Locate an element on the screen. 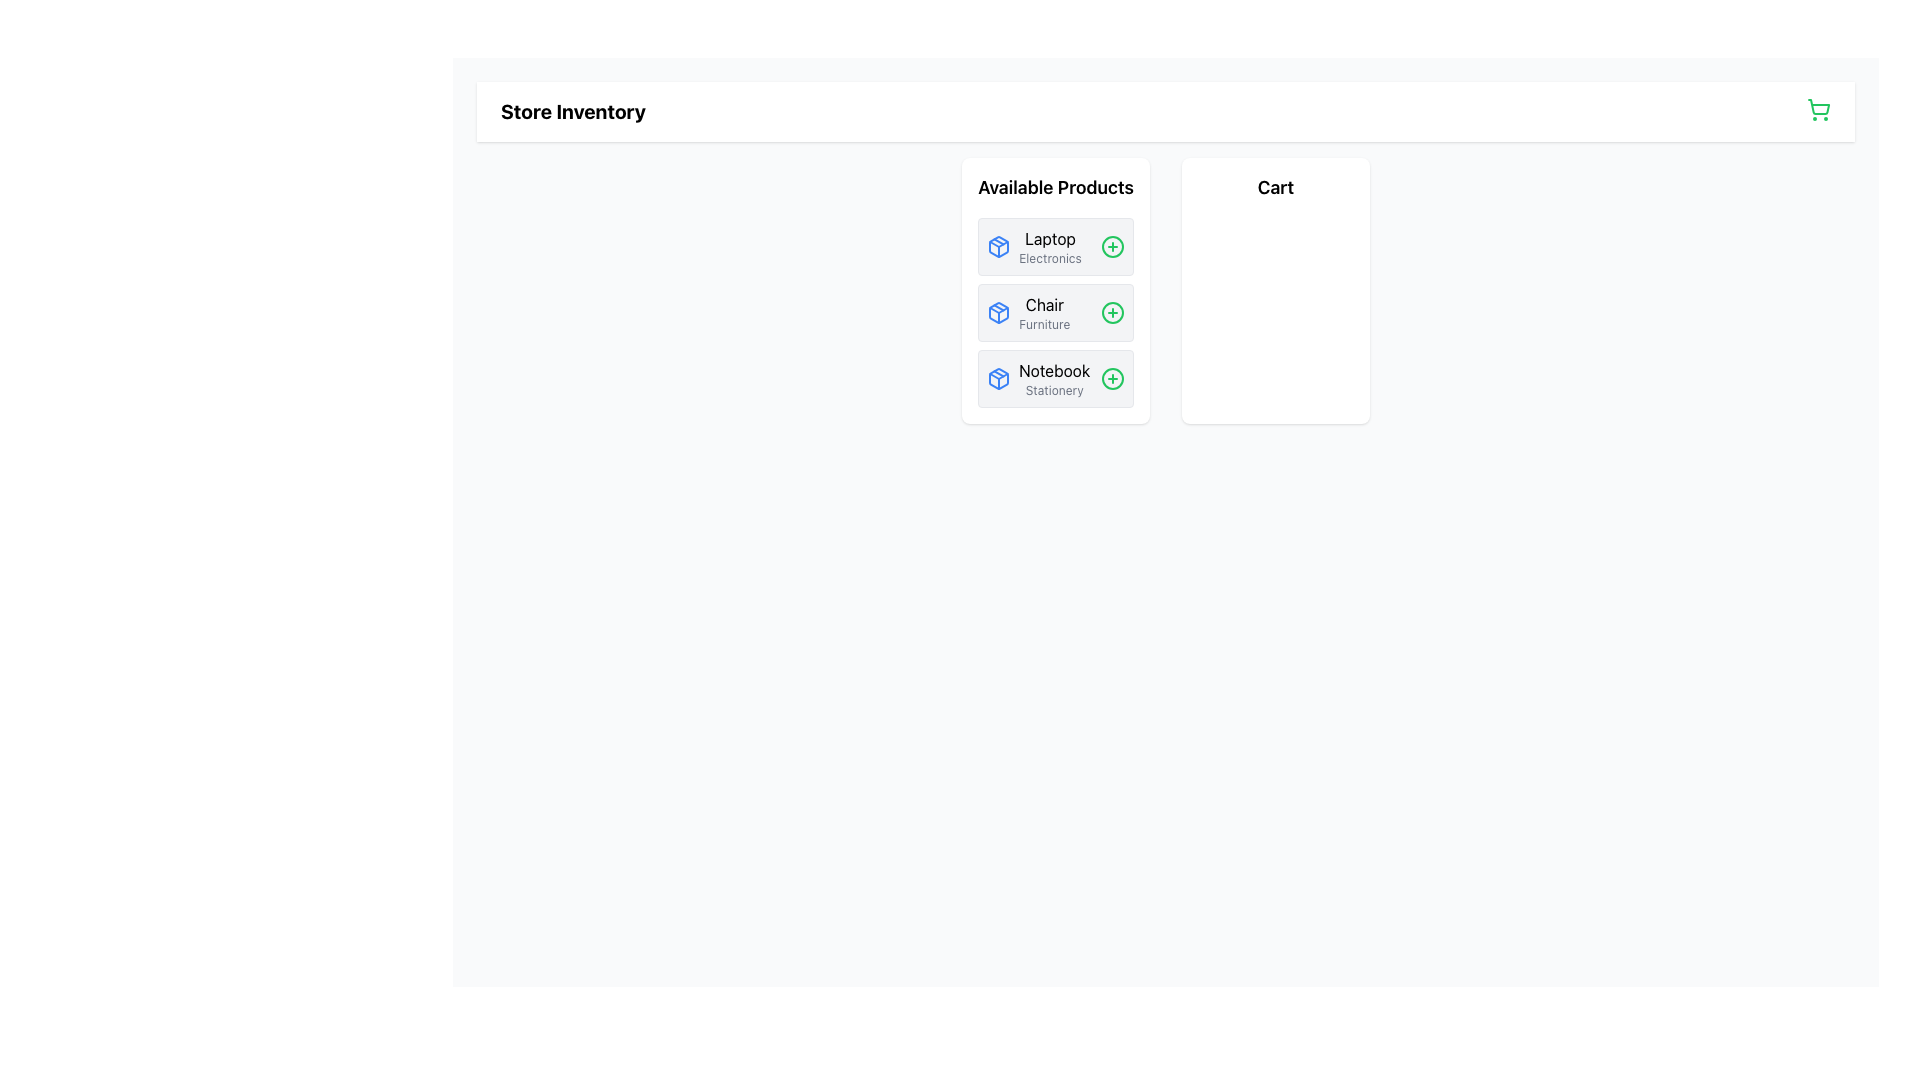 This screenshot has height=1080, width=1920. the blue package icon located next to the 'Chair' entry in the 'Available Products' section, which is the second item in the list is located at coordinates (999, 312).